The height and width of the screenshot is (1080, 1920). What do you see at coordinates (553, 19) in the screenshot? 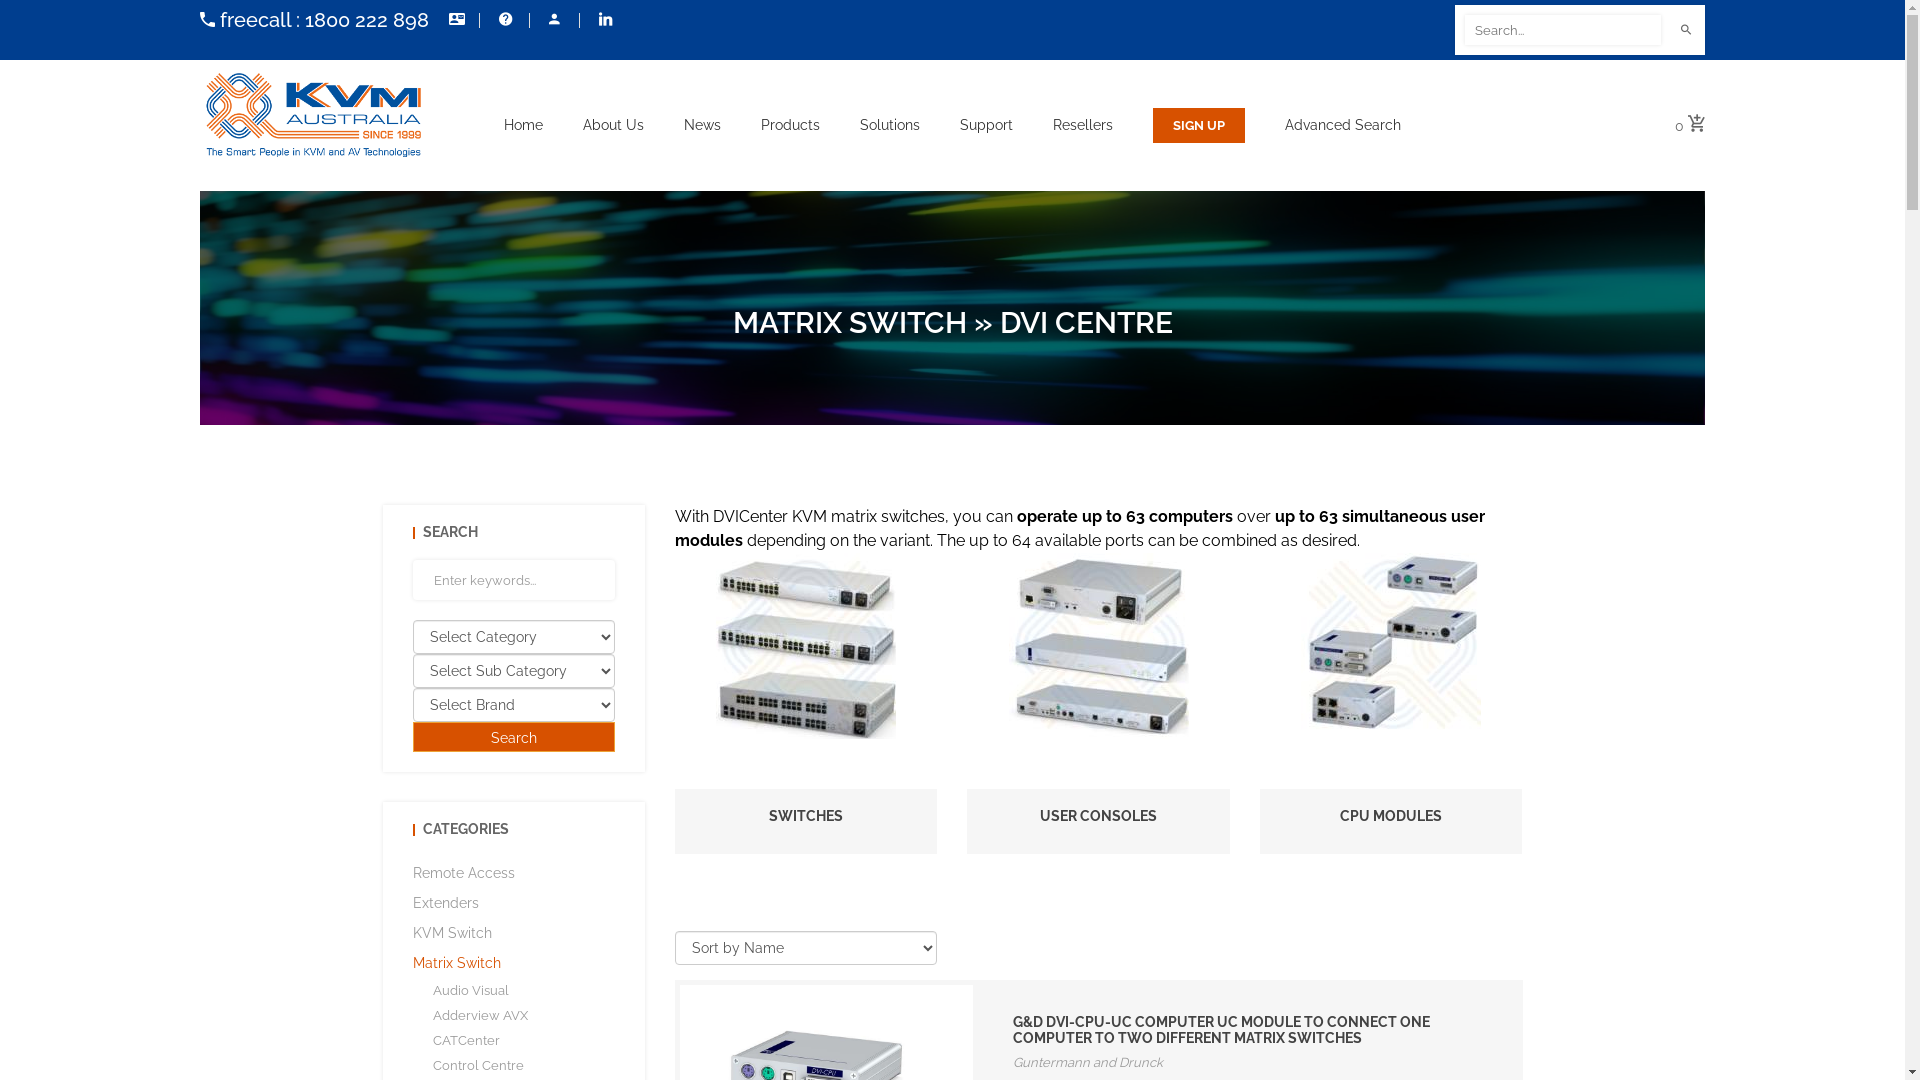
I see `'My Account'` at bounding box center [553, 19].